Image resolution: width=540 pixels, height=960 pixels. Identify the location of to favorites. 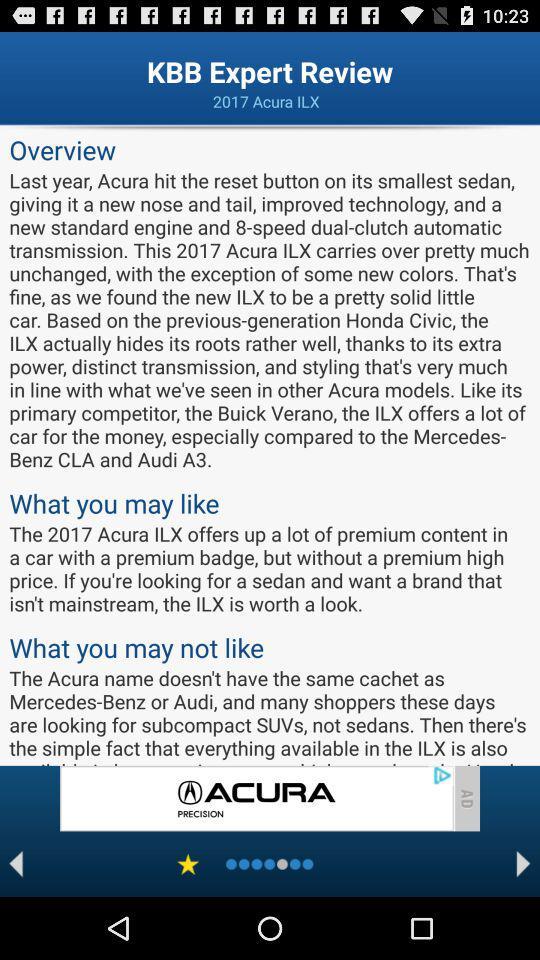
(188, 863).